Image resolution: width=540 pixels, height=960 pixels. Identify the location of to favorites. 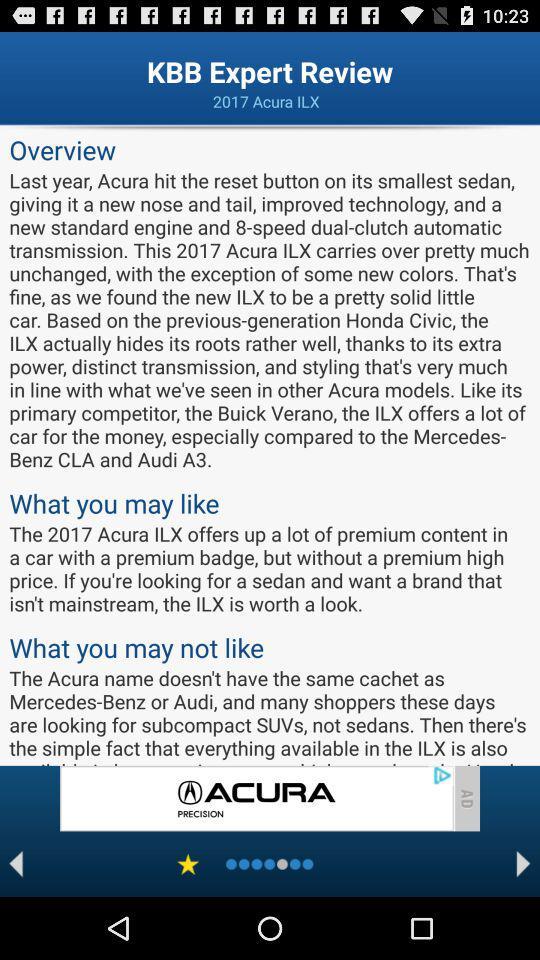
(188, 863).